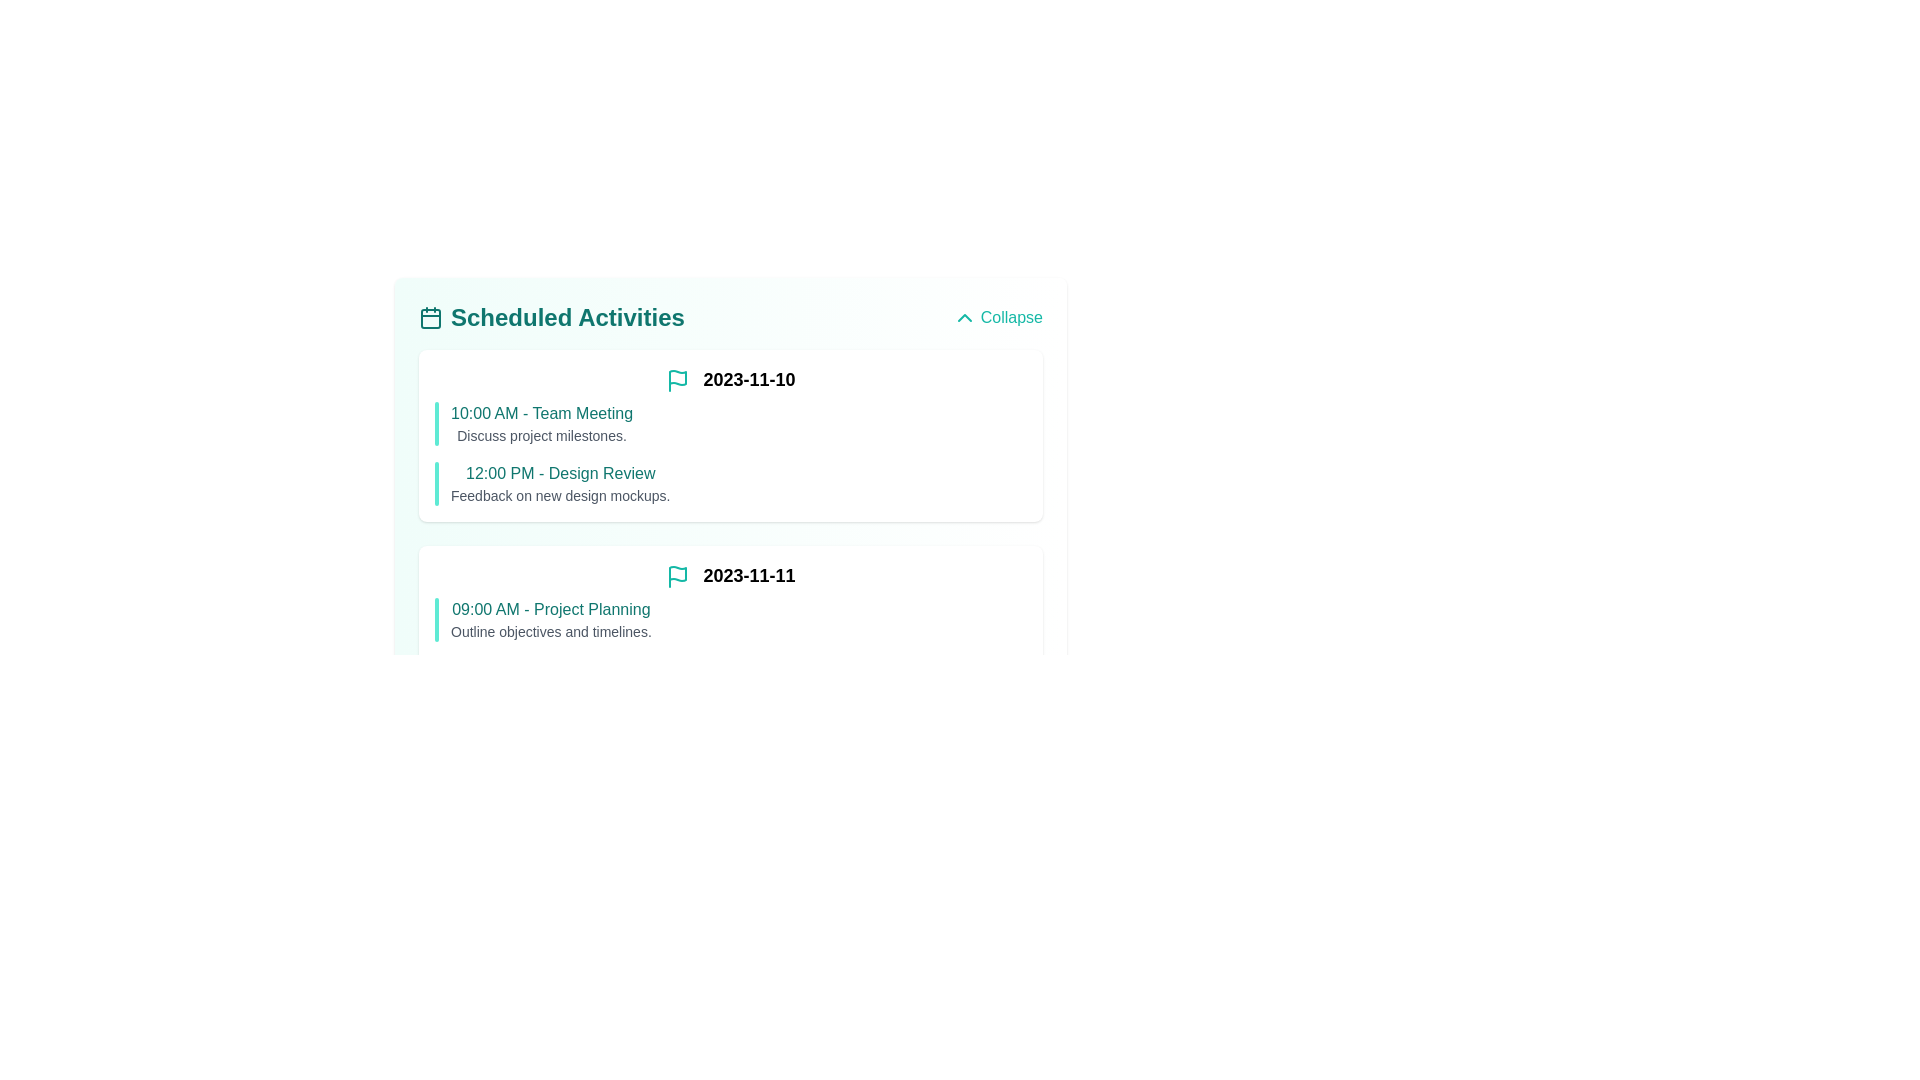 Image resolution: width=1920 pixels, height=1080 pixels. What do you see at coordinates (560, 495) in the screenshot?
I see `the text label displaying 'Feedback on new design mockups.' located below the '12:00 PM - Design Review' description in the scheduled activity card for '2023-11-10'` at bounding box center [560, 495].